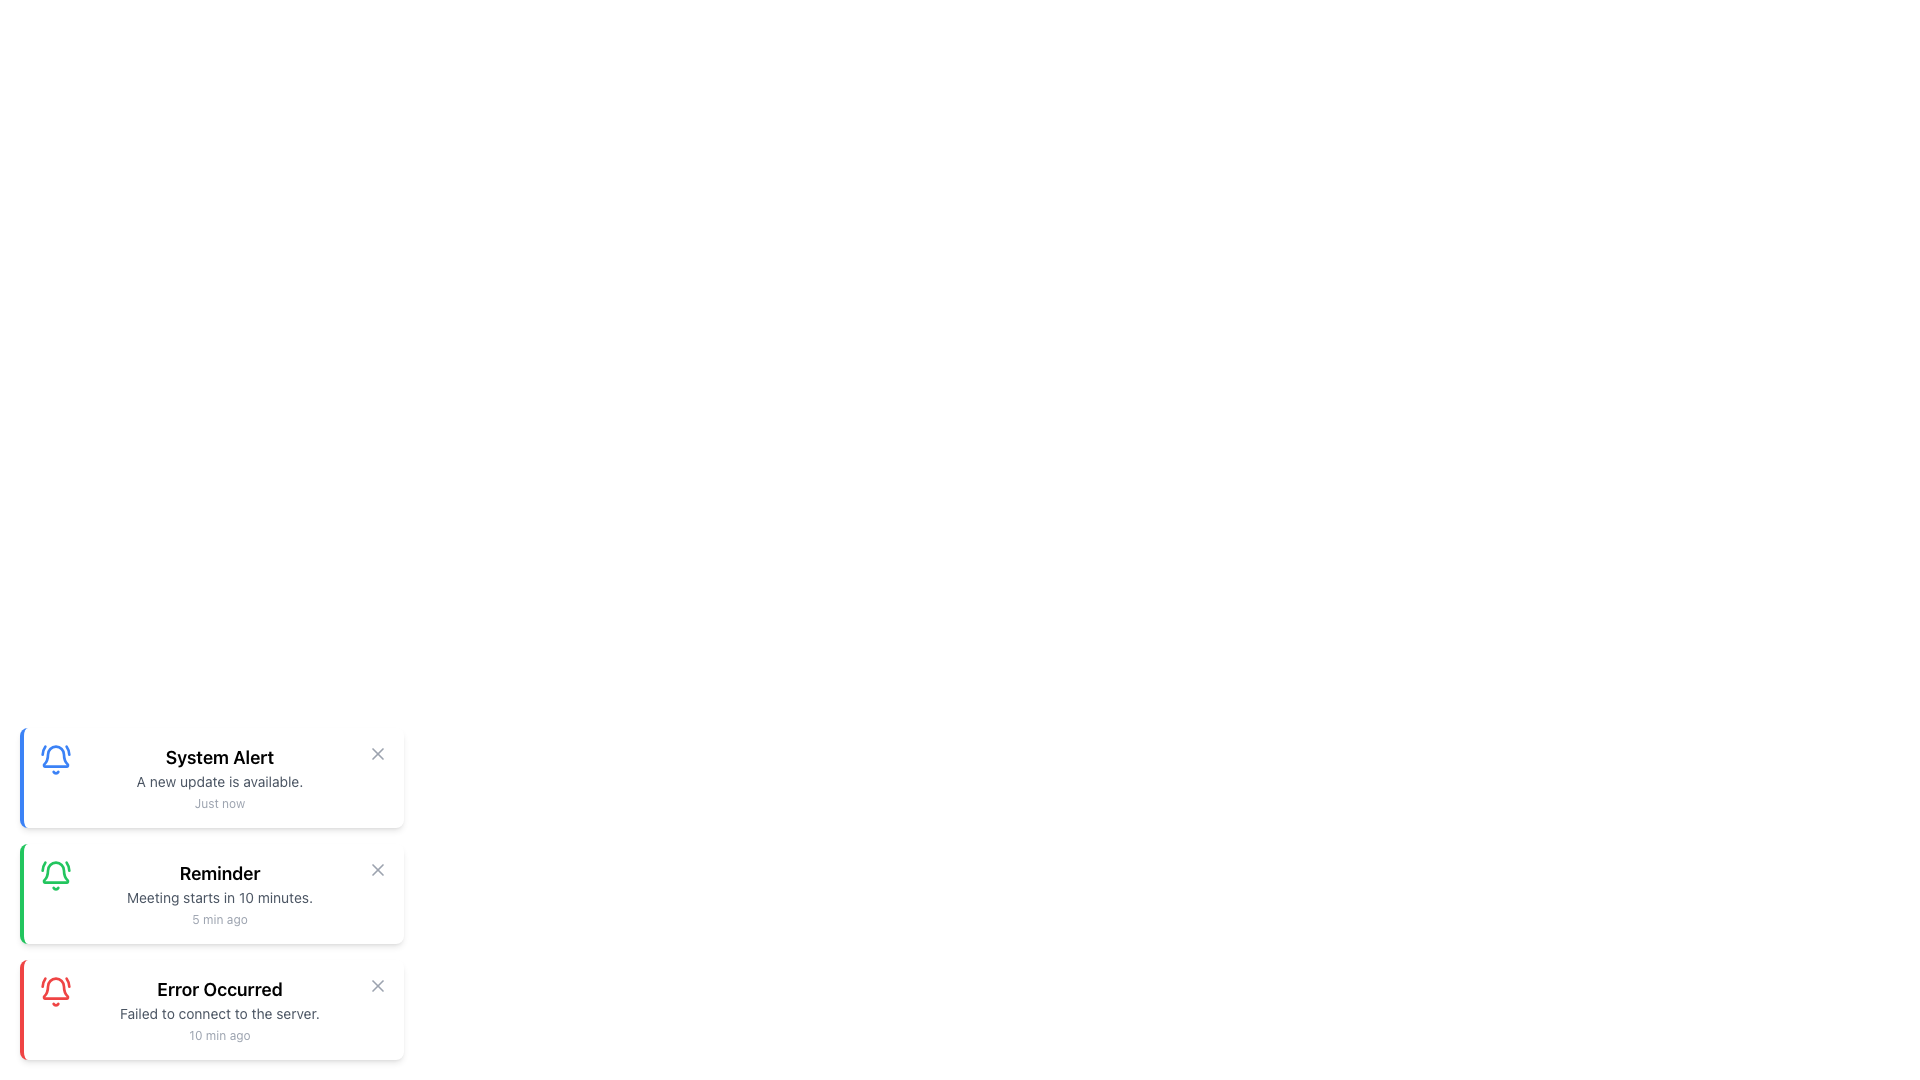 The height and width of the screenshot is (1080, 1920). Describe the element at coordinates (220, 781) in the screenshot. I see `message content from the 'System Alert' notification label, which is centered under the header and above the footer in the notification card` at that location.